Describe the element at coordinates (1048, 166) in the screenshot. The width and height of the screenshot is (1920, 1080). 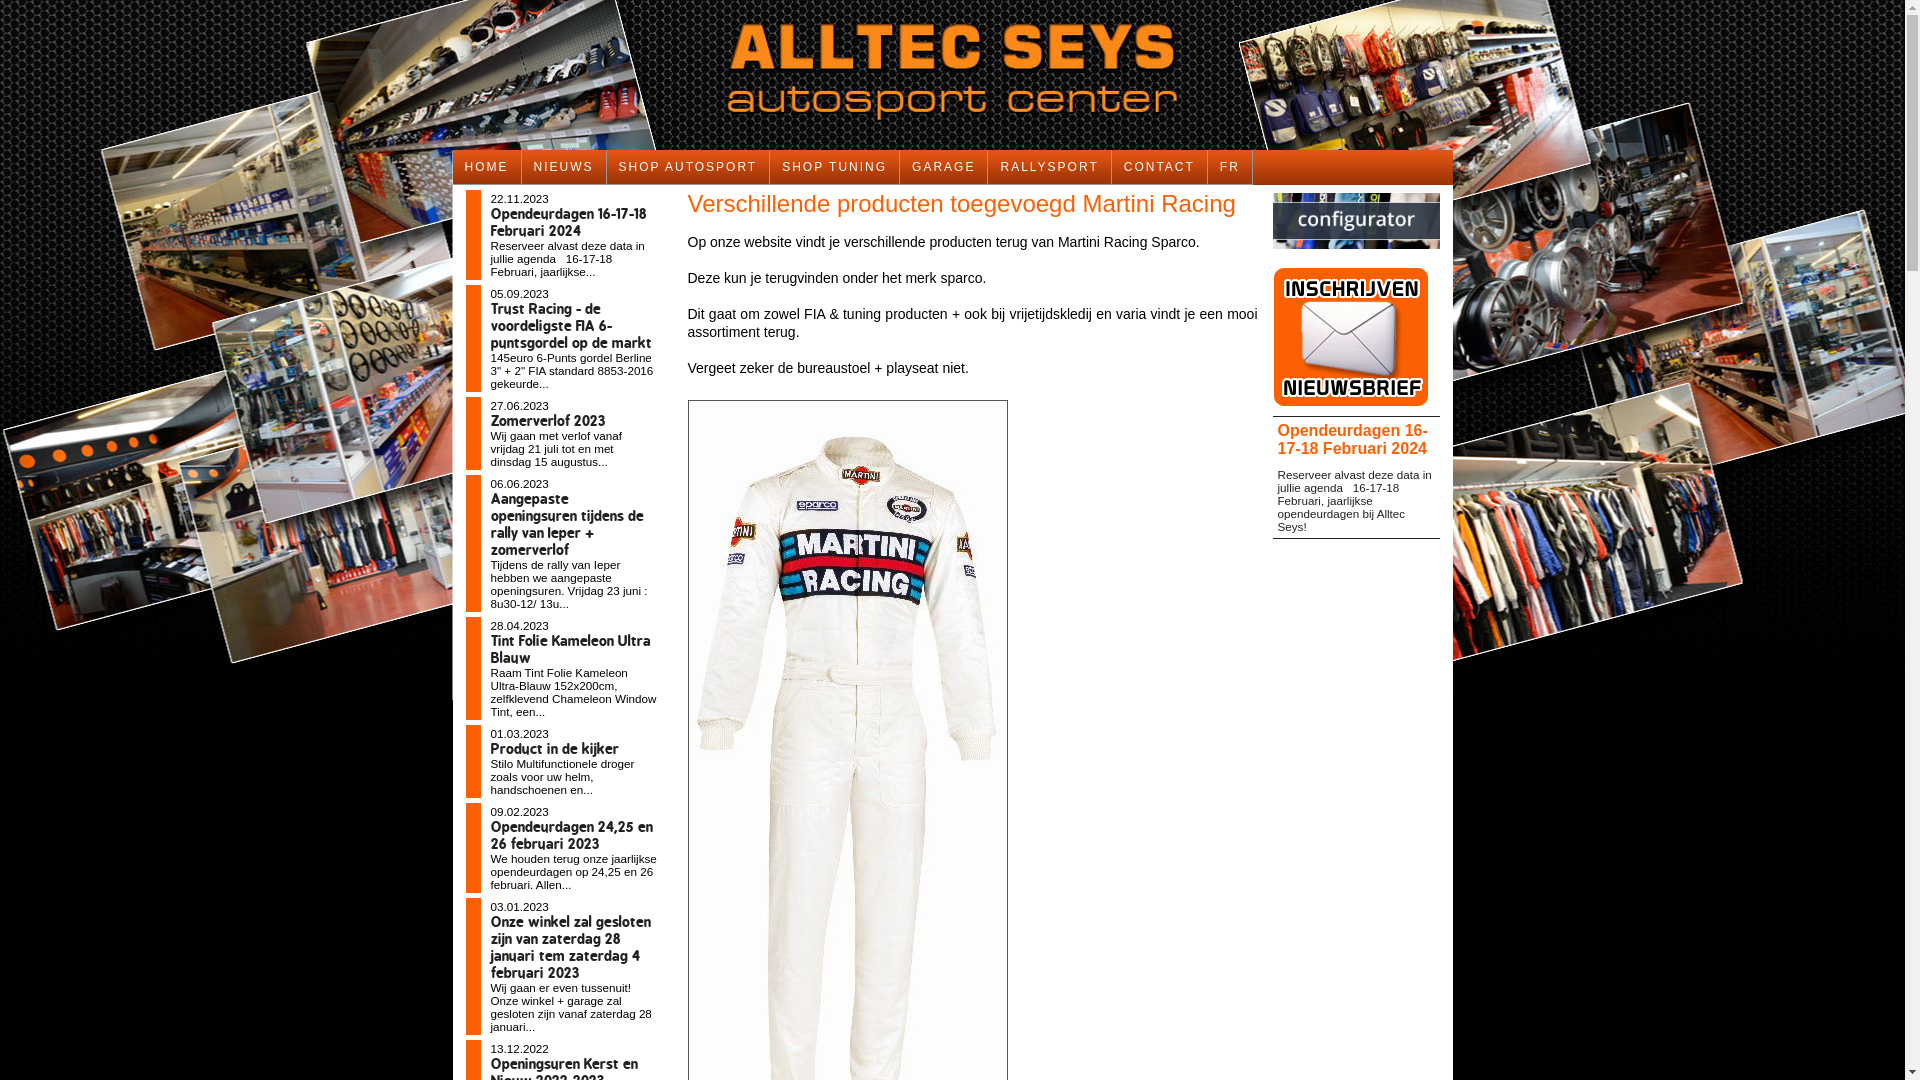
I see `'RALLYSPORT'` at that location.